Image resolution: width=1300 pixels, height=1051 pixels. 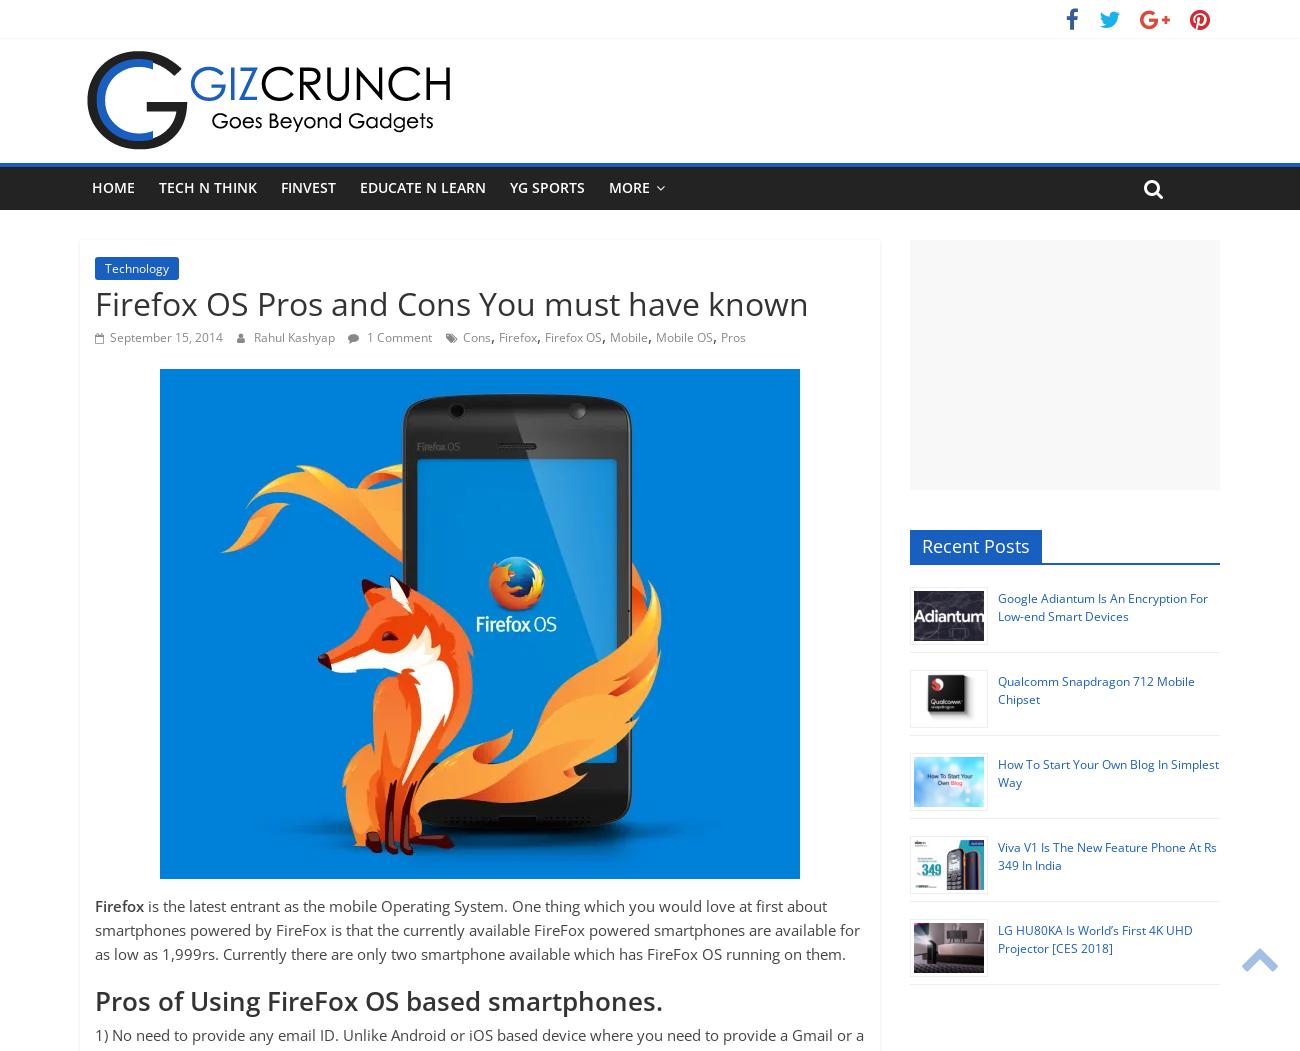 What do you see at coordinates (95, 1000) in the screenshot?
I see `'Pros of Using FireFox OS based smartphones.'` at bounding box center [95, 1000].